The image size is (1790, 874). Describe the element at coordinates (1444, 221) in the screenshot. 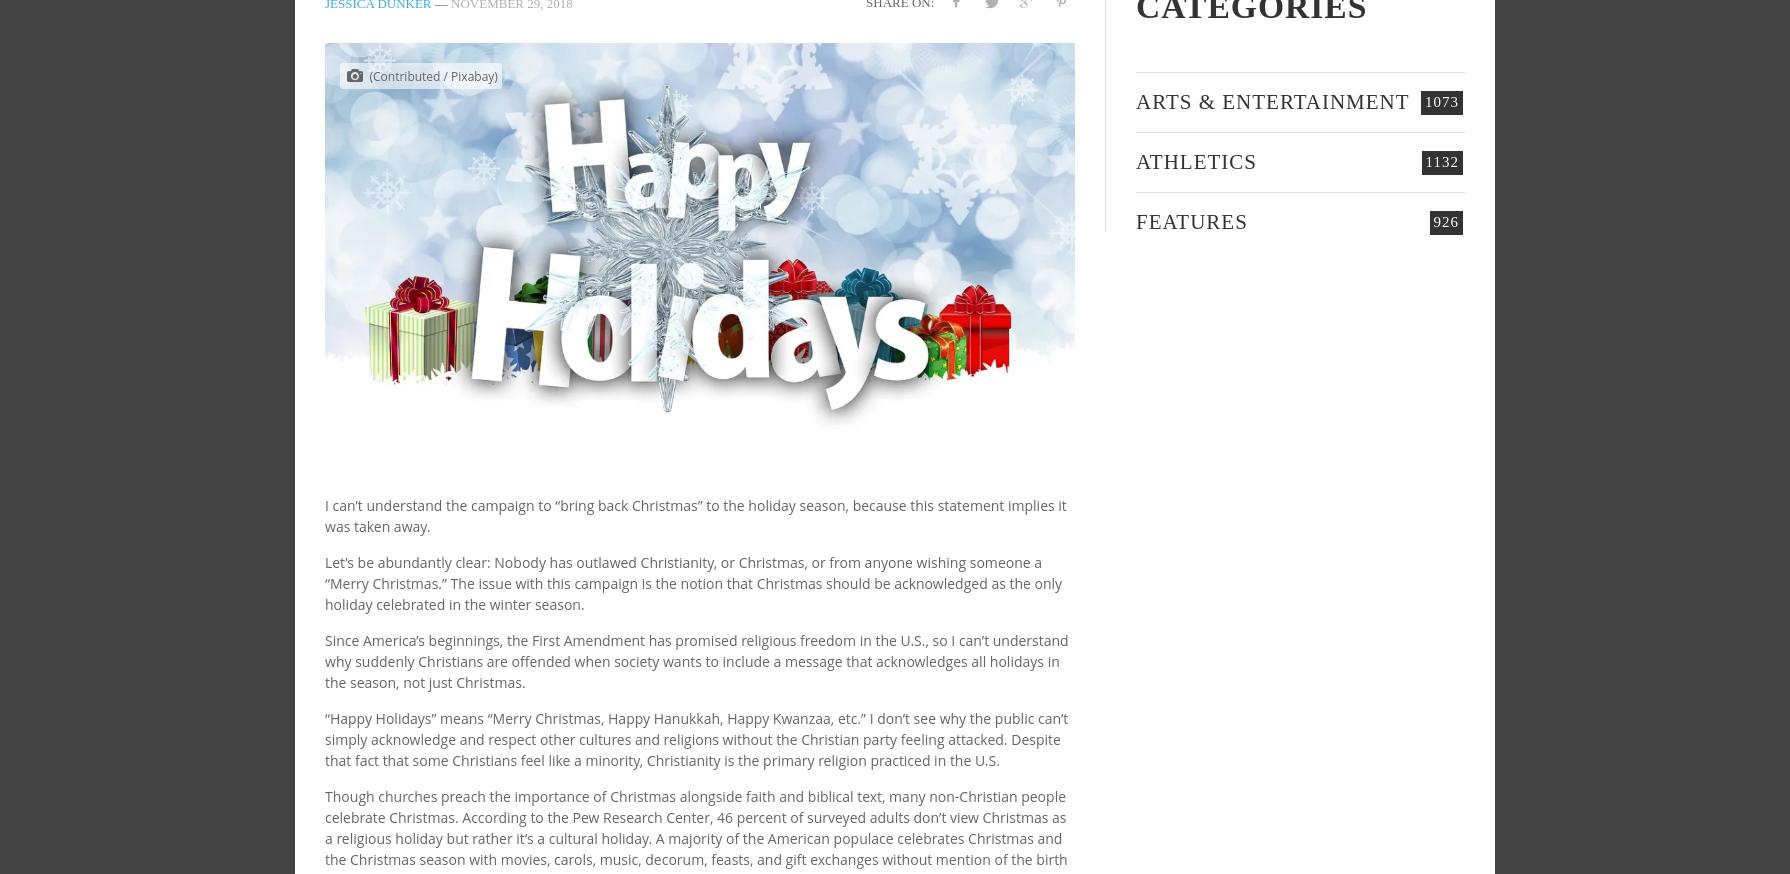

I see `'926'` at that location.